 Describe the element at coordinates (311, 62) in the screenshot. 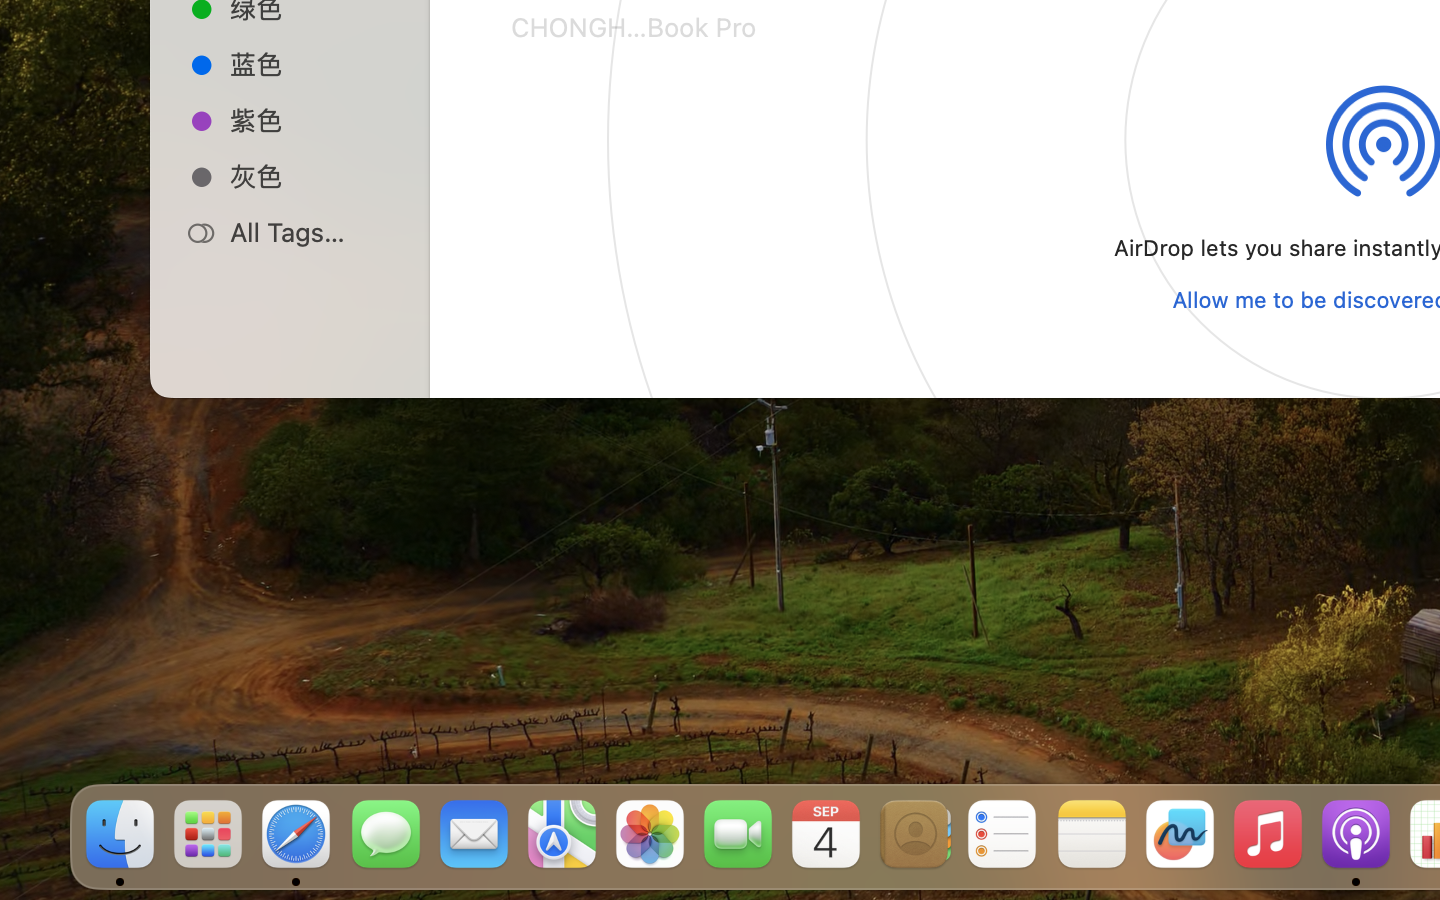

I see `'蓝色'` at that location.